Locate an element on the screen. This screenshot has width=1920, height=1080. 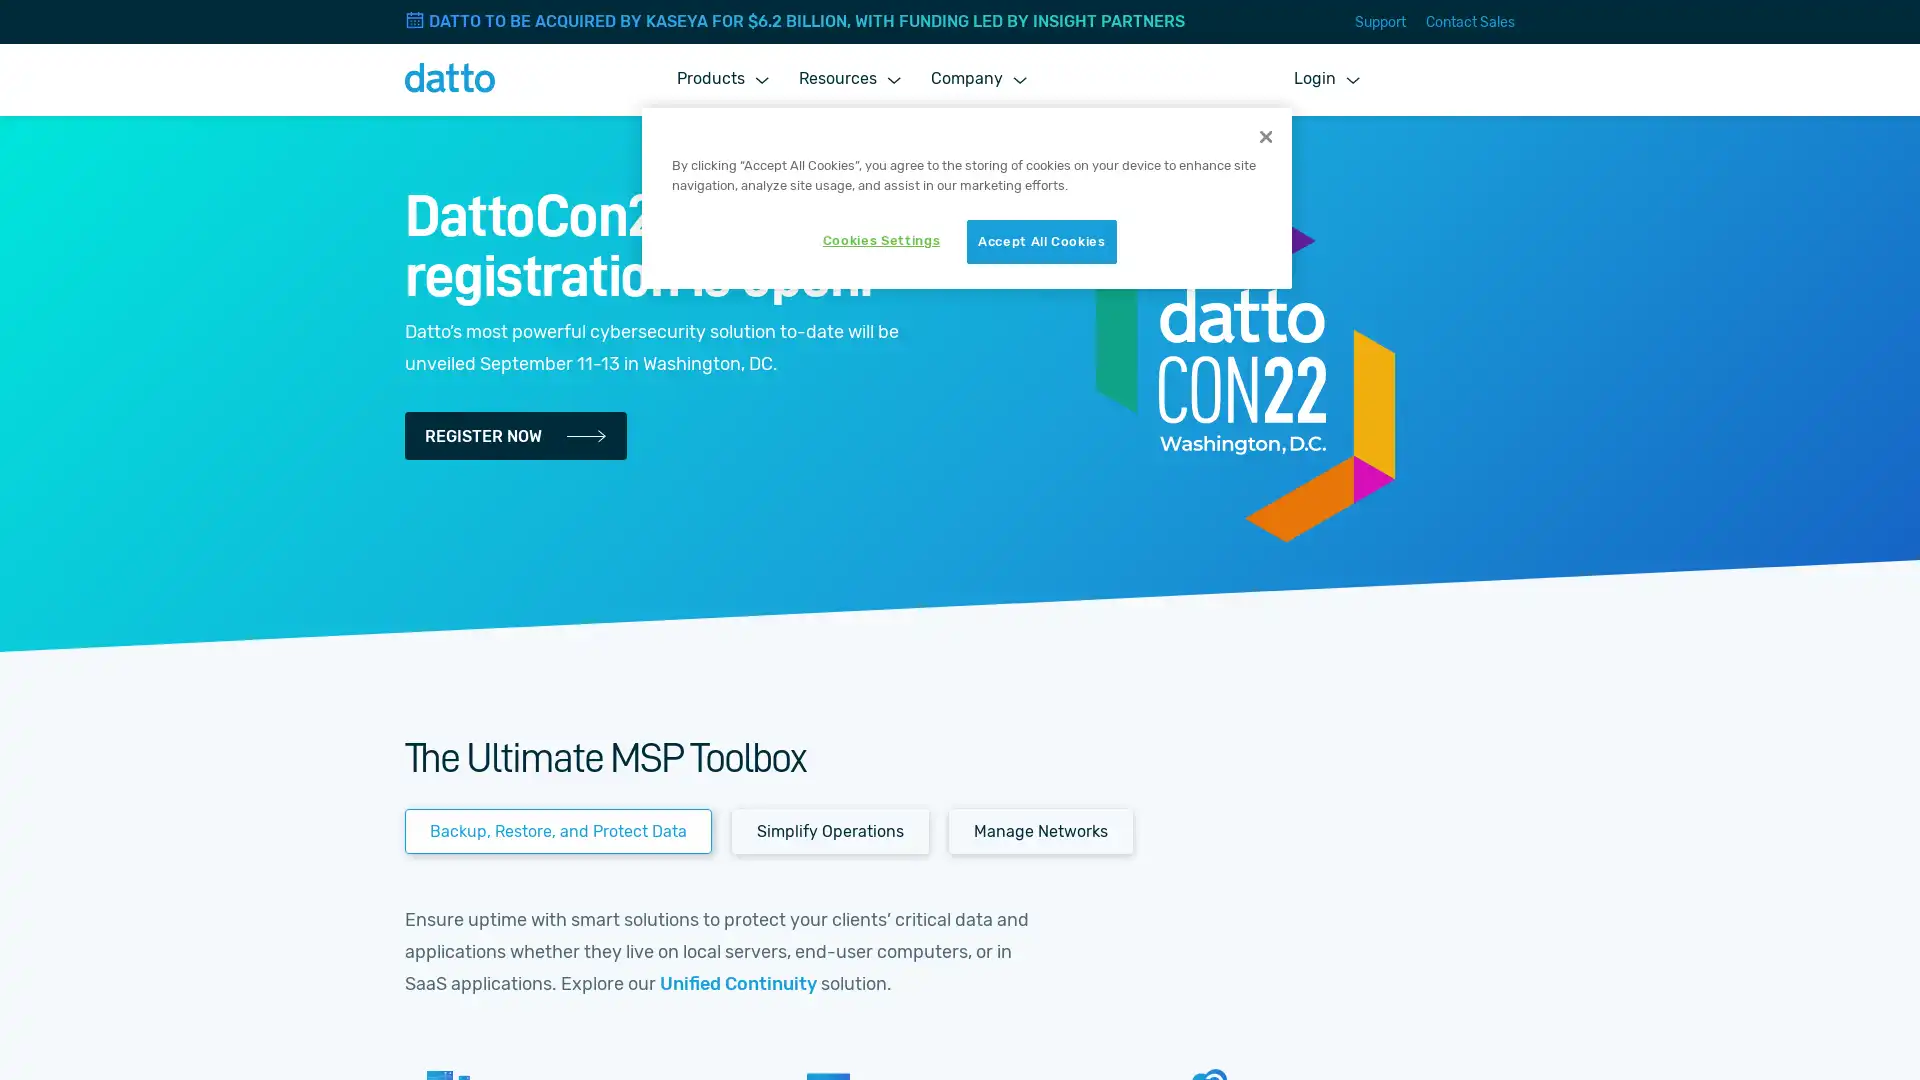
Products is located at coordinates (705, 77).